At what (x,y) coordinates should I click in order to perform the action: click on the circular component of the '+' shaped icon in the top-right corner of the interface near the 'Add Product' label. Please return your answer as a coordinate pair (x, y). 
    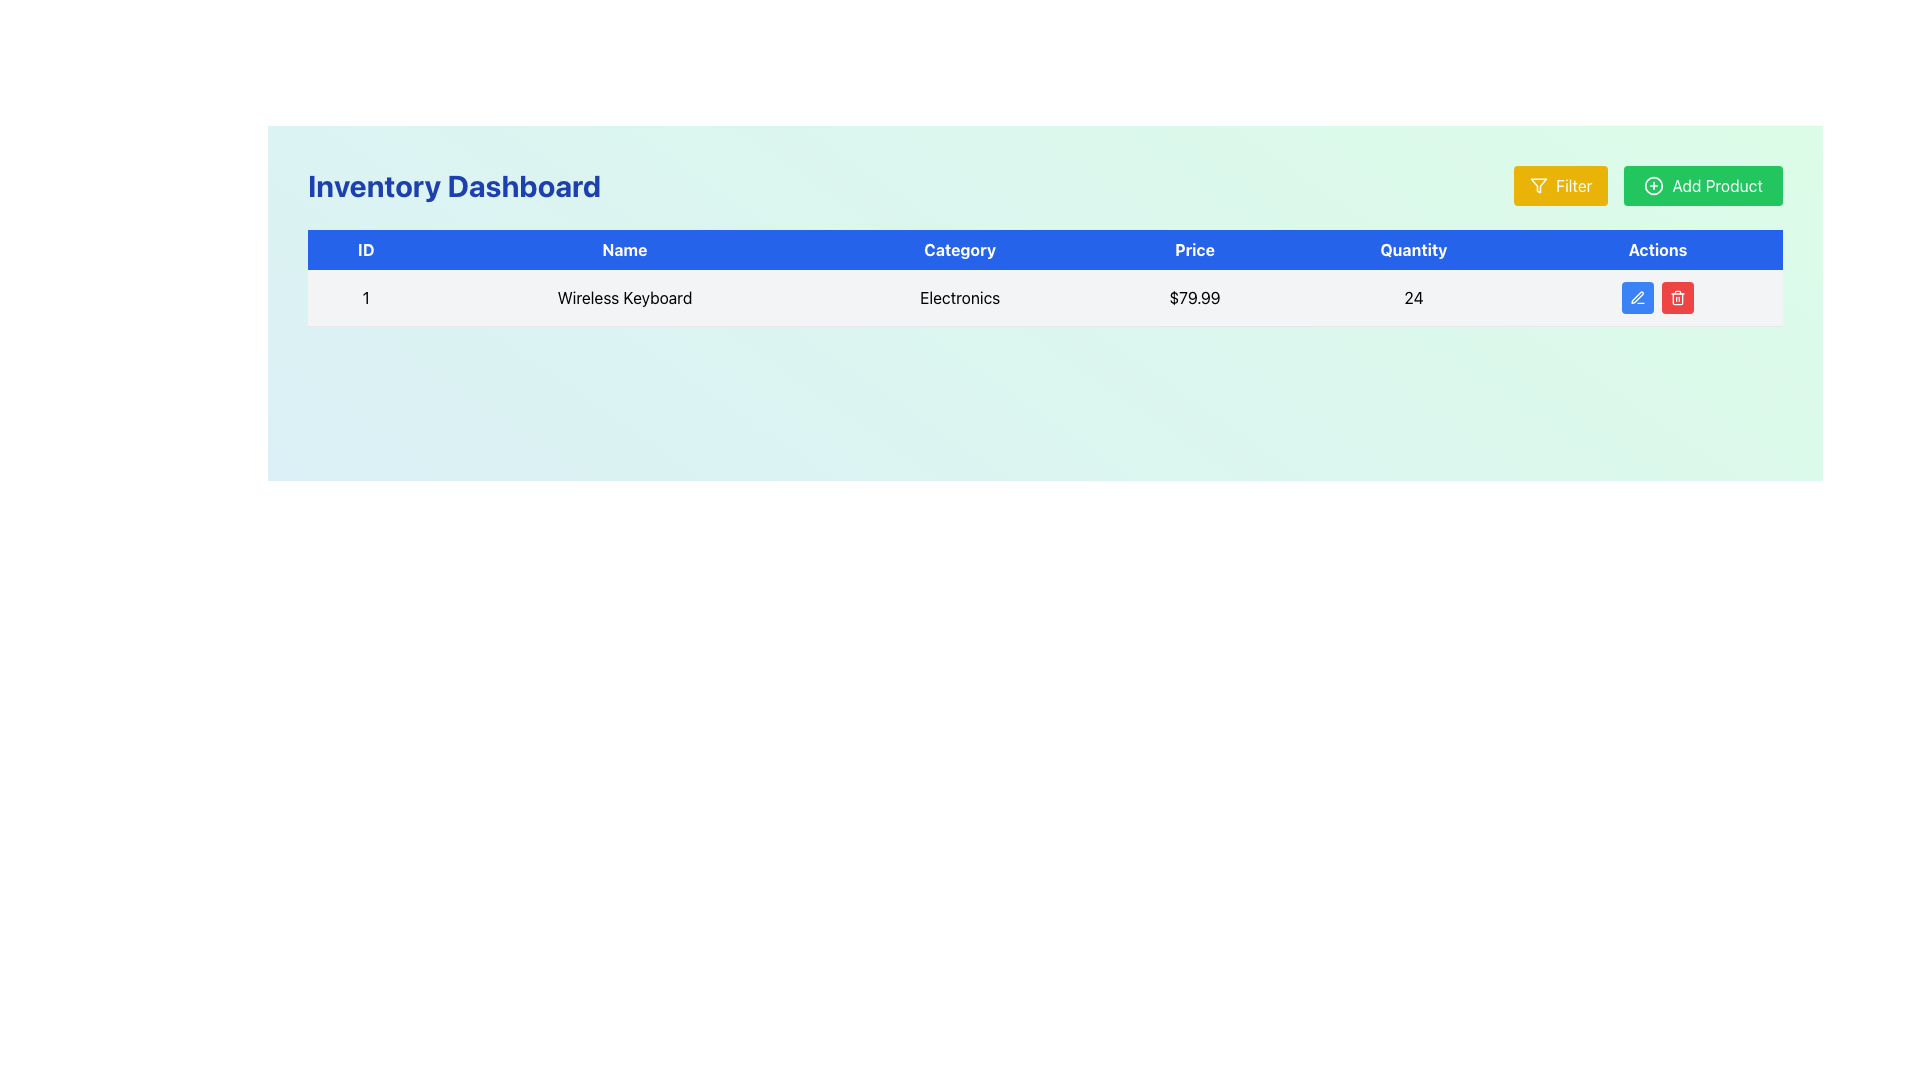
    Looking at the image, I should click on (1654, 185).